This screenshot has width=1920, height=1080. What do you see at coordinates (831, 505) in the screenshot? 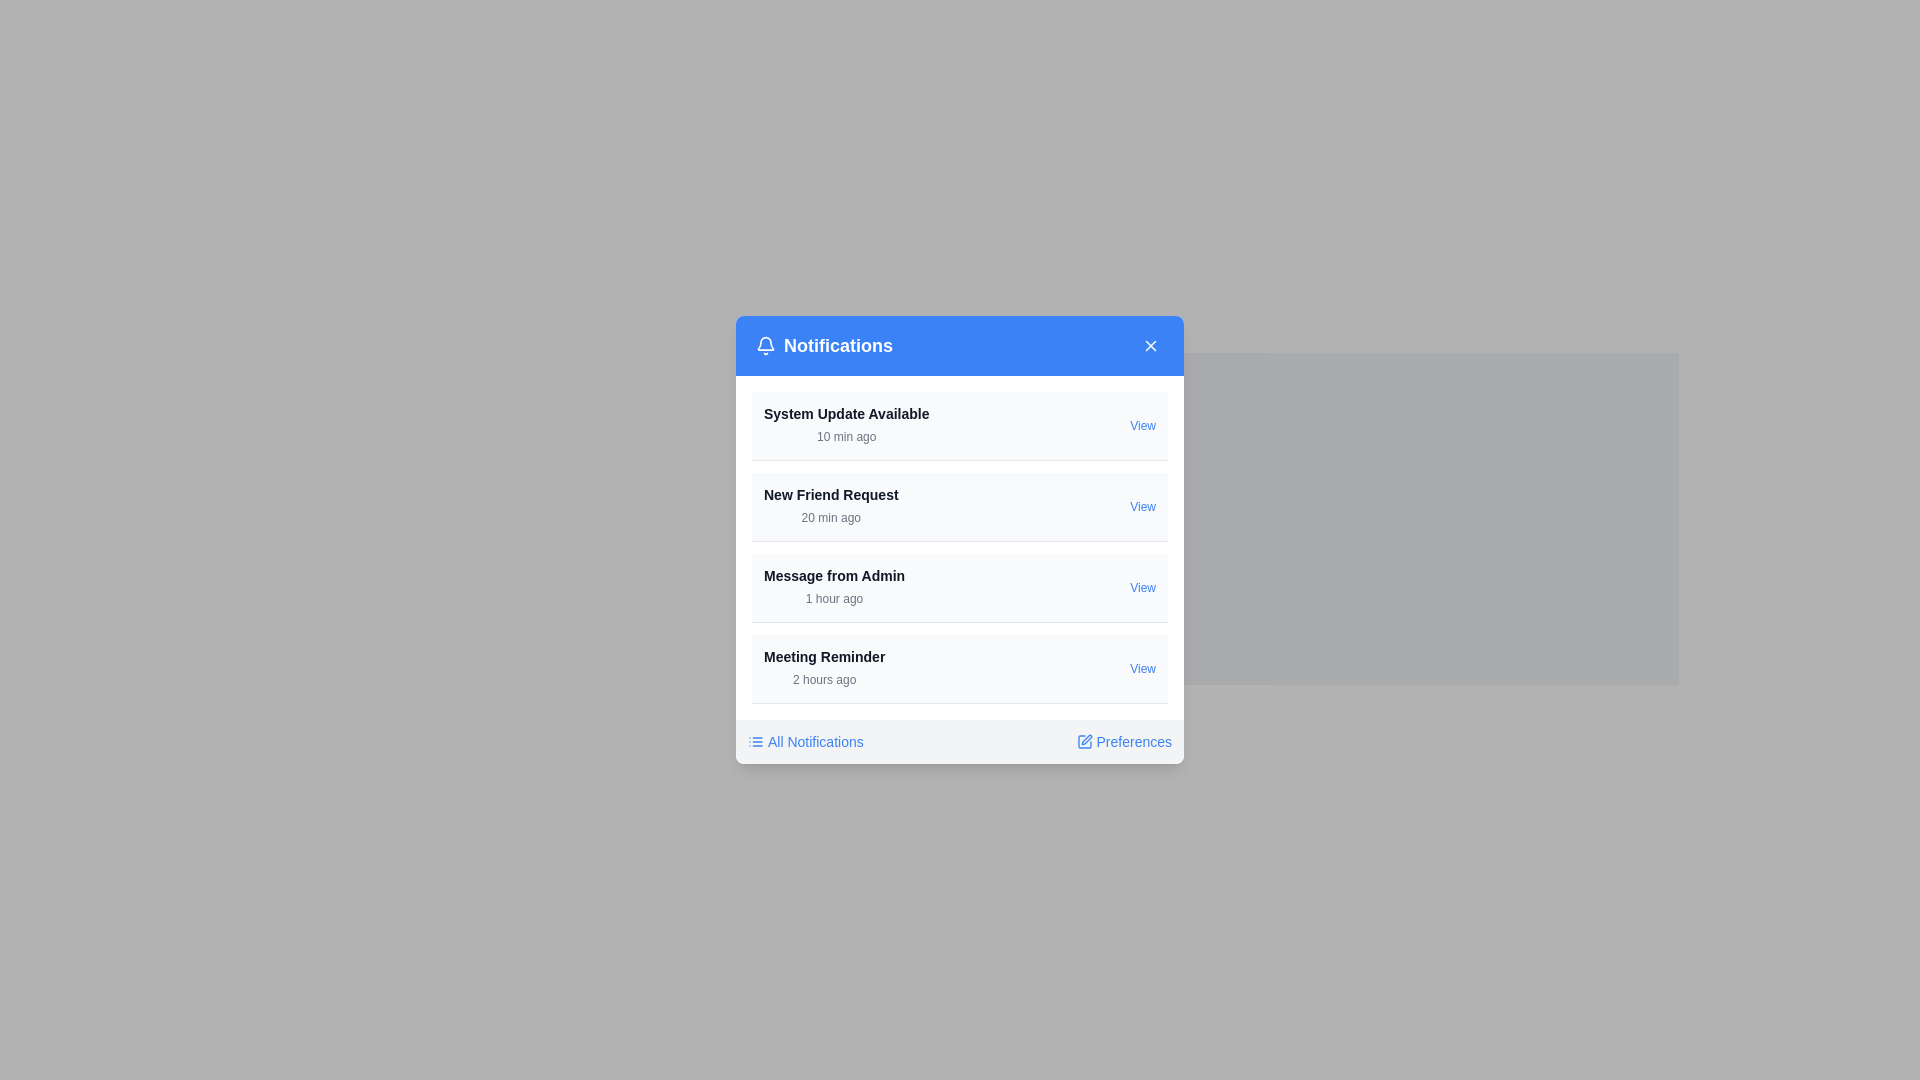
I see `the Notification item displaying 'New Friend Request' with timestamp '20 min ago', located between the 'System Update Available' and 'Message from Admin' notifications` at bounding box center [831, 505].